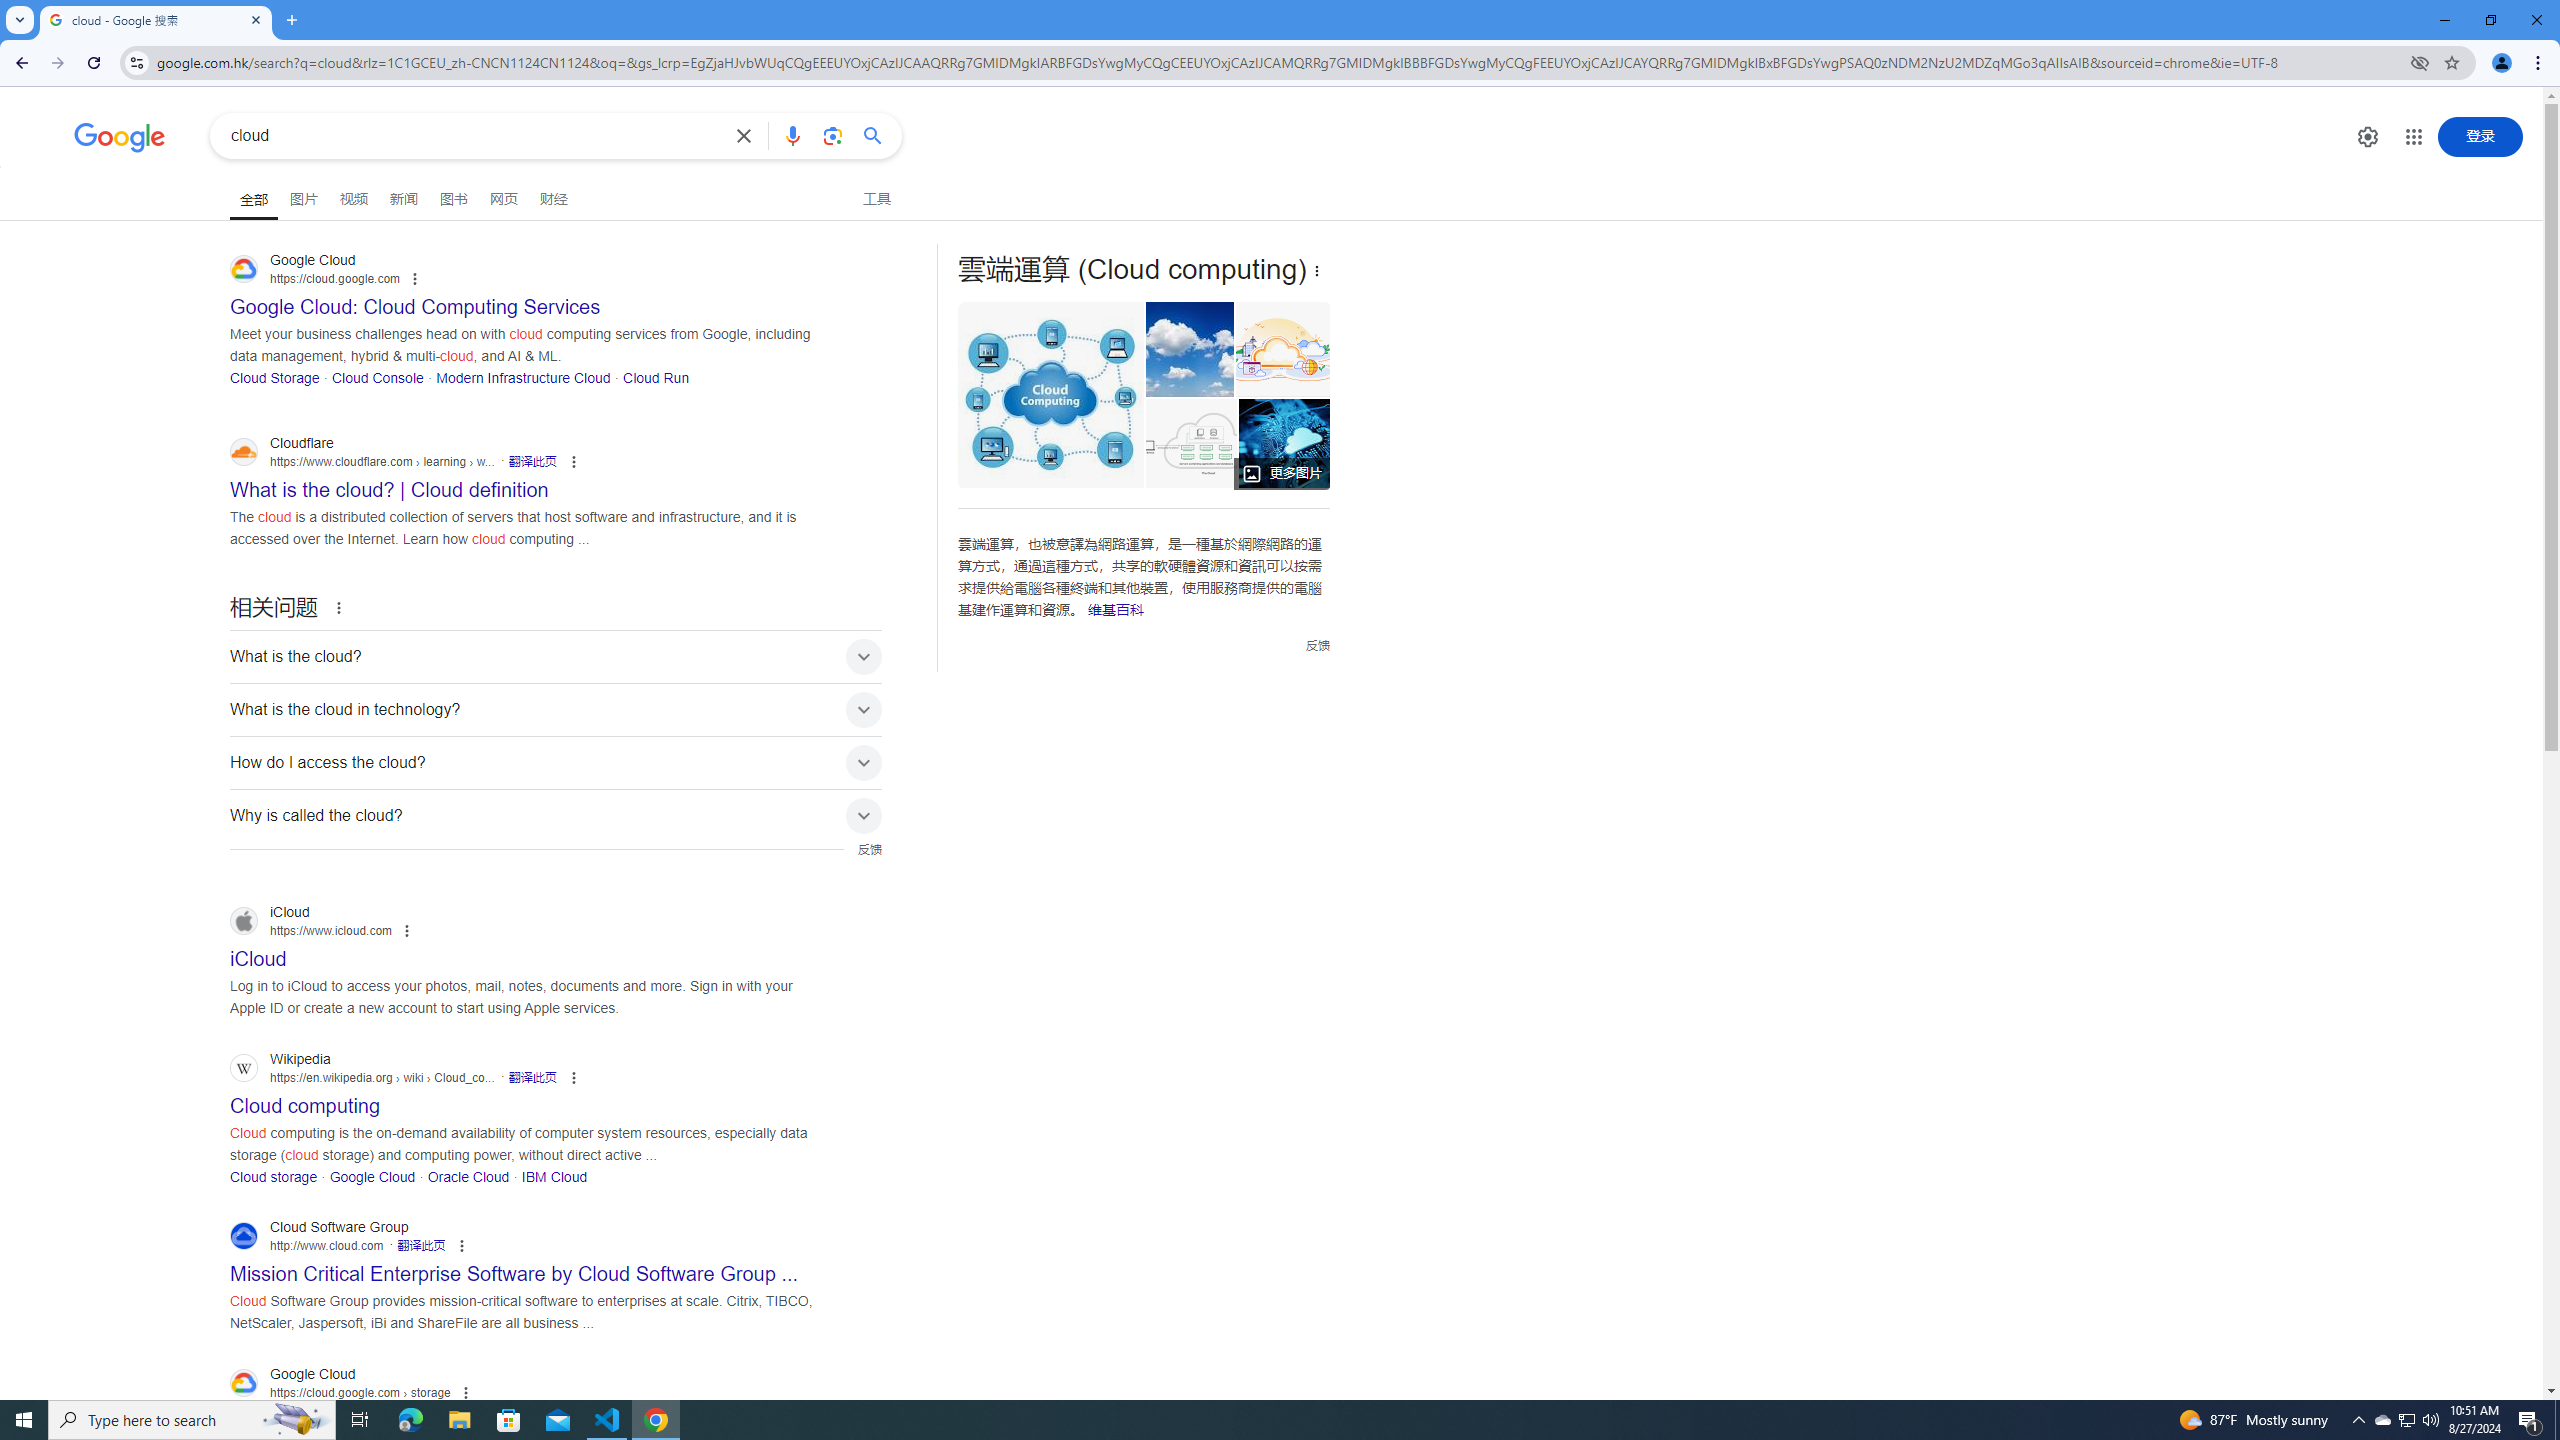 The image size is (2560, 1440). What do you see at coordinates (522, 376) in the screenshot?
I see `'Modern Infrastructure Cloud'` at bounding box center [522, 376].